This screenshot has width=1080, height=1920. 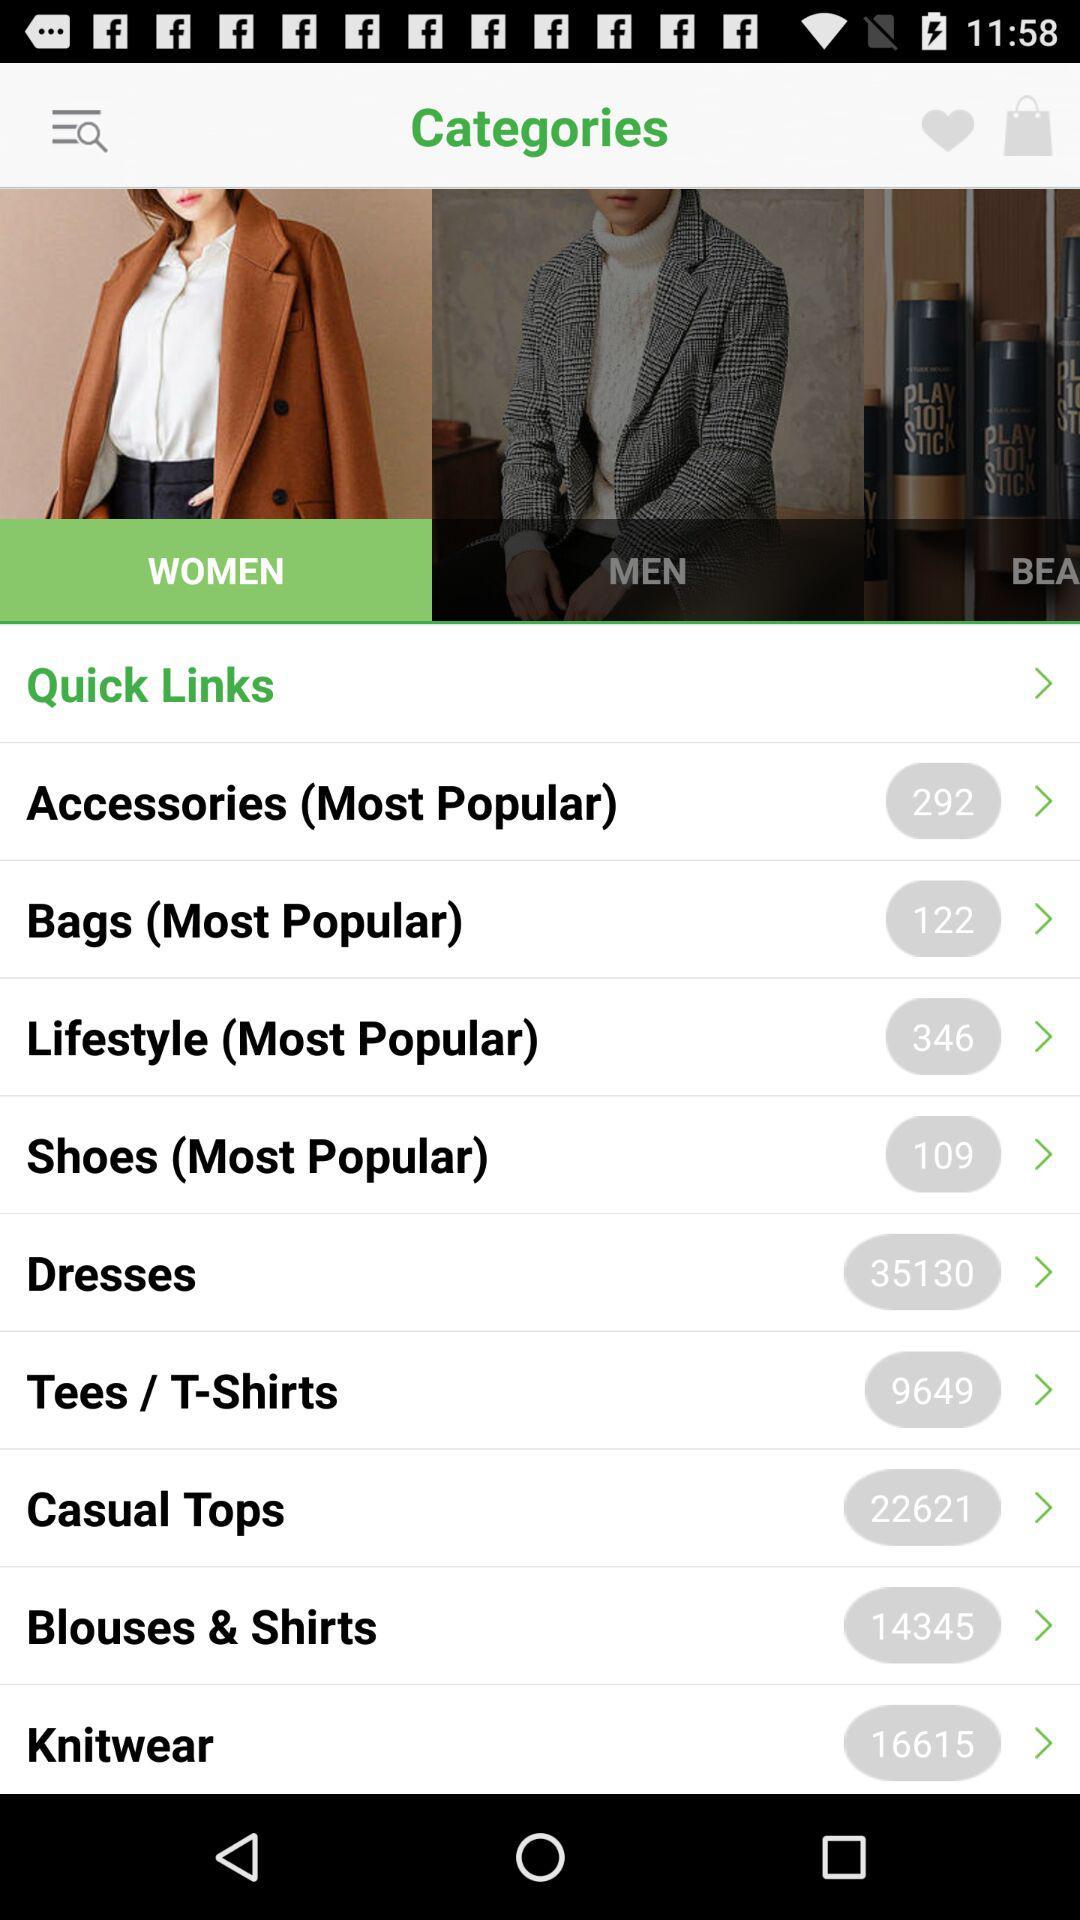 What do you see at coordinates (971, 403) in the screenshot?
I see `the image at right side of men` at bounding box center [971, 403].